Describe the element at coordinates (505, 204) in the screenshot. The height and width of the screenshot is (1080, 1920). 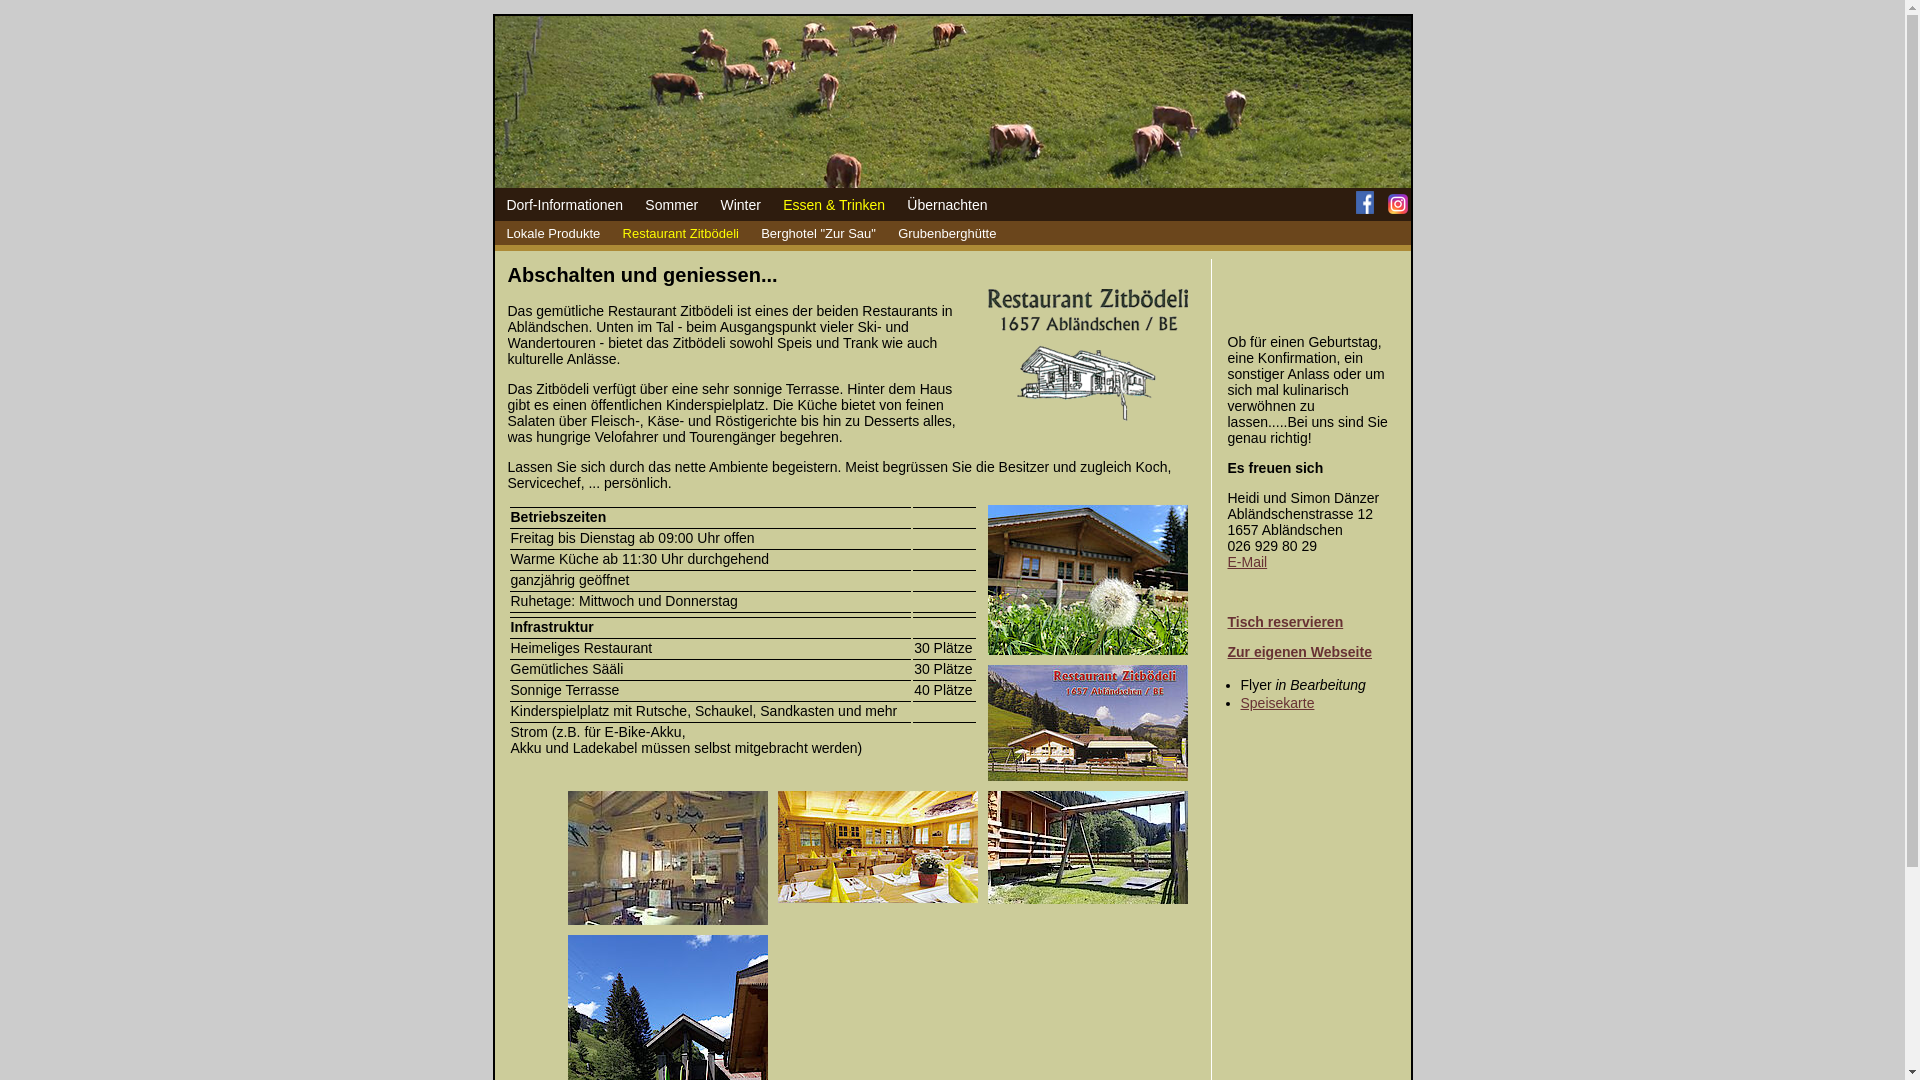
I see `'Dorf-Informationen'` at that location.